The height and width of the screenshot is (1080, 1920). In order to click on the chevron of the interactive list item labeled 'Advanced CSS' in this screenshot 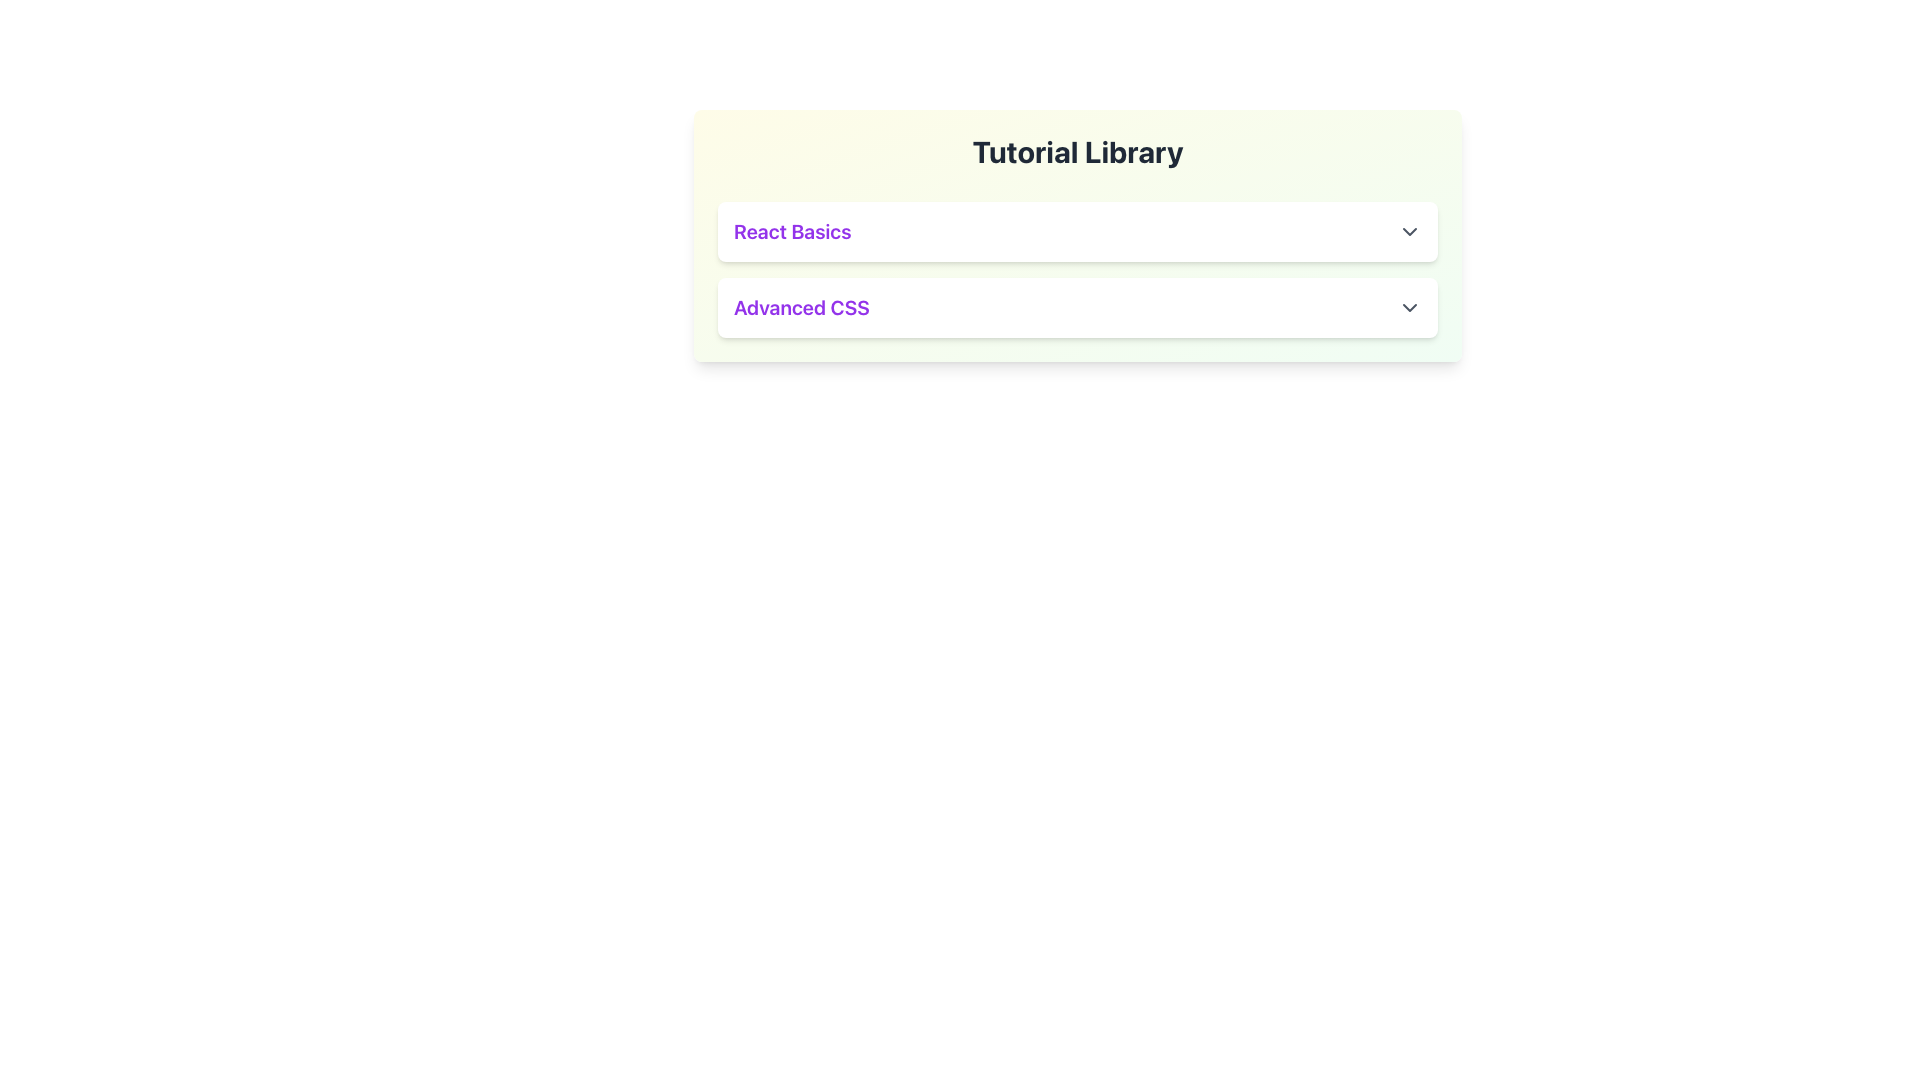, I will do `click(1077, 308)`.